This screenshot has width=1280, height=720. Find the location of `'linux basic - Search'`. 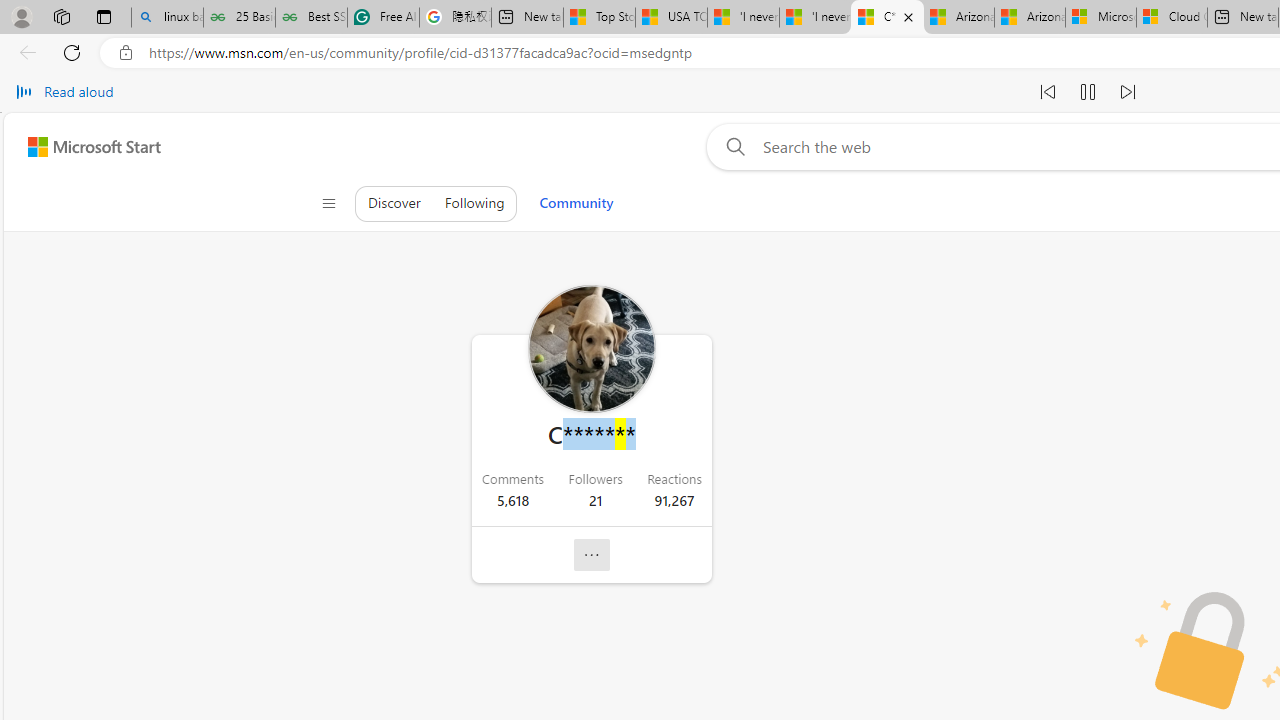

'linux basic - Search' is located at coordinates (167, 17).